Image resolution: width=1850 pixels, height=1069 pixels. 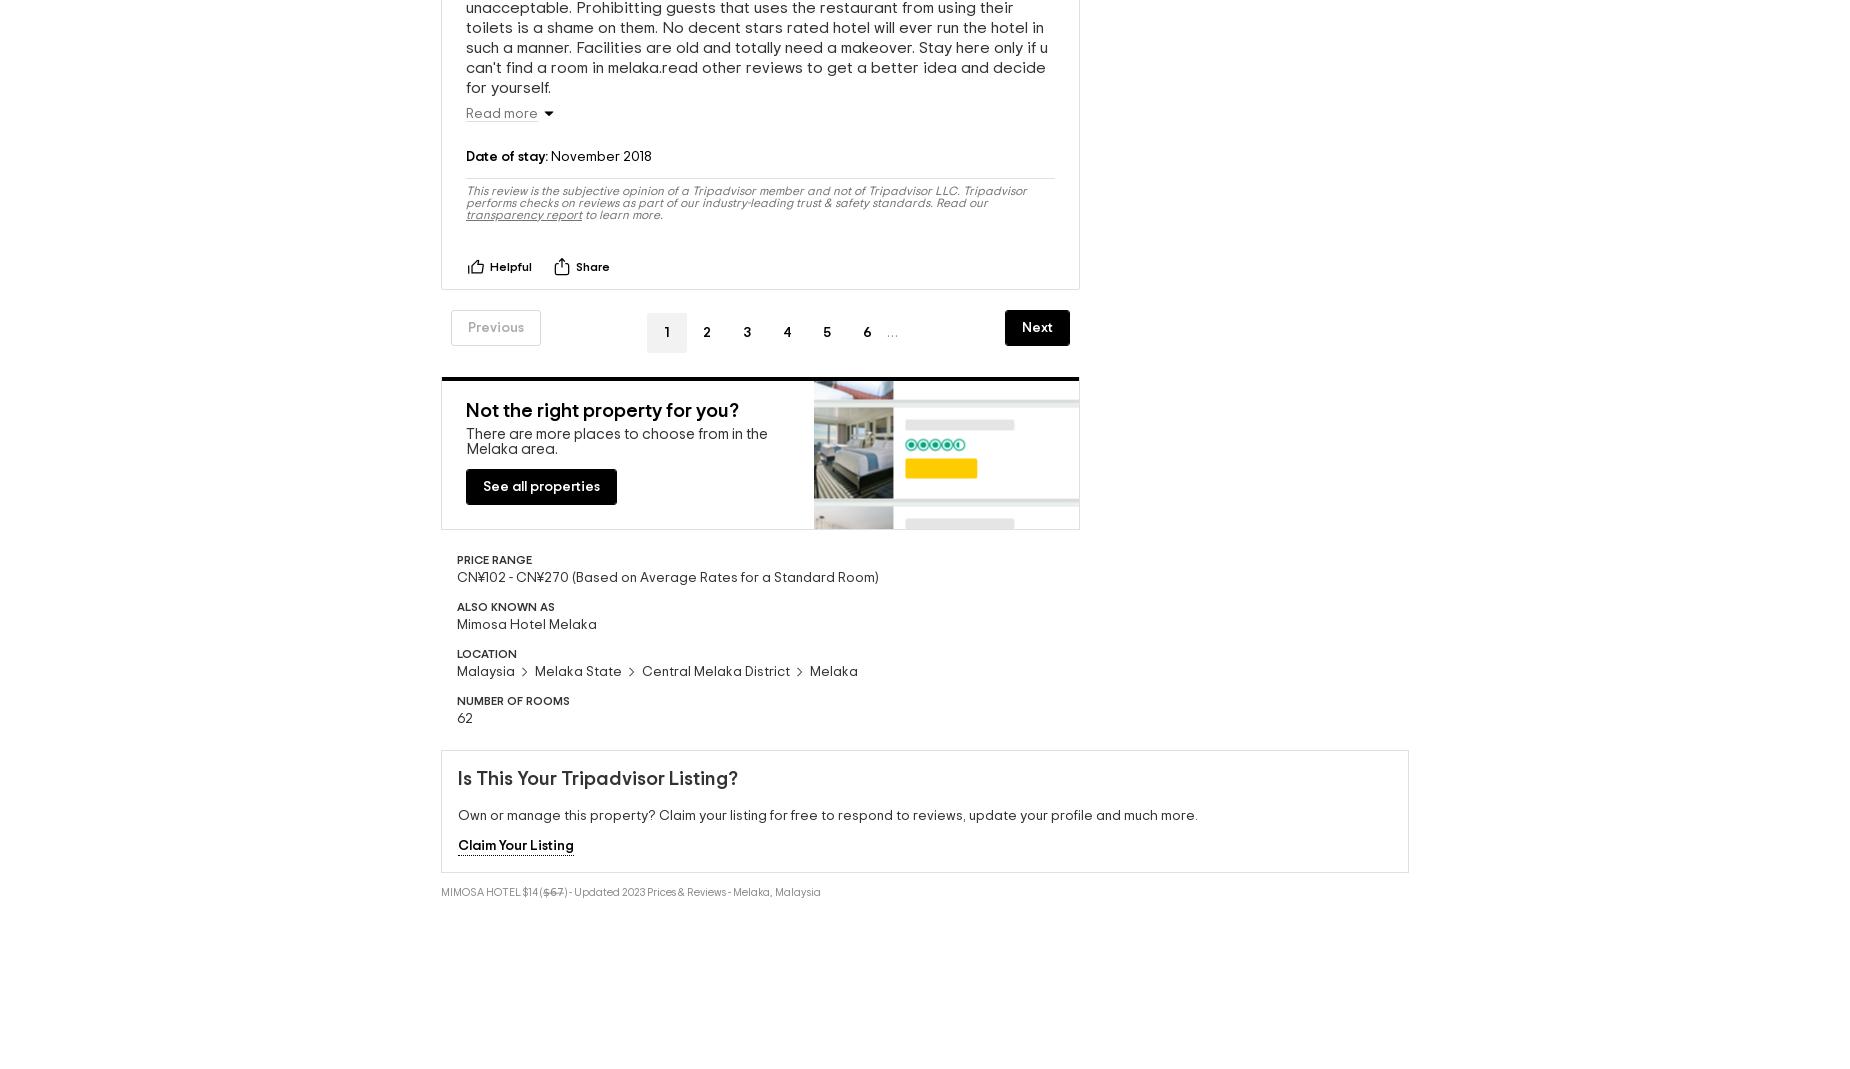 I want to click on 'Claim Your Listing', so click(x=515, y=845).